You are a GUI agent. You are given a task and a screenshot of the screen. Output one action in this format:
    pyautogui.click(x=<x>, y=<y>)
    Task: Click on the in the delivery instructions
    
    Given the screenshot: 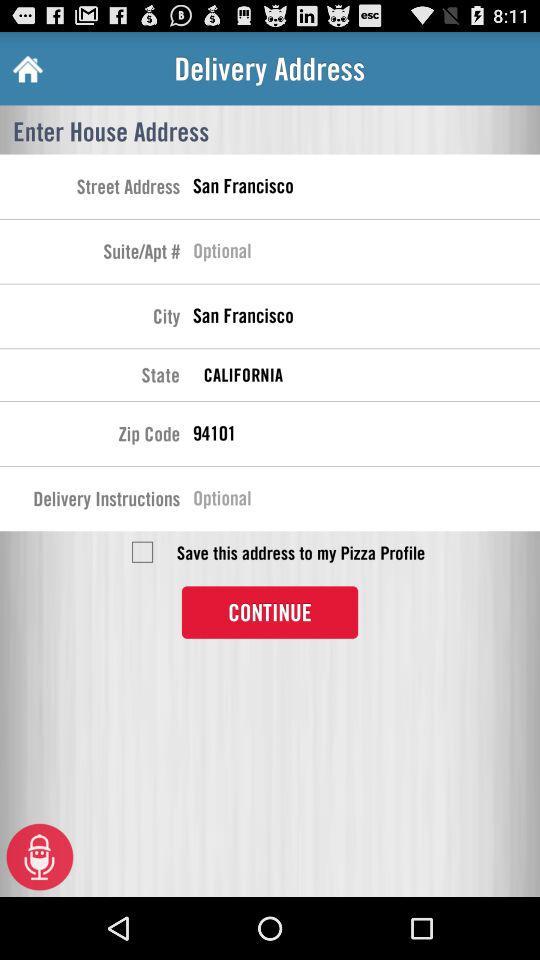 What is the action you would take?
    pyautogui.click(x=365, y=500)
    